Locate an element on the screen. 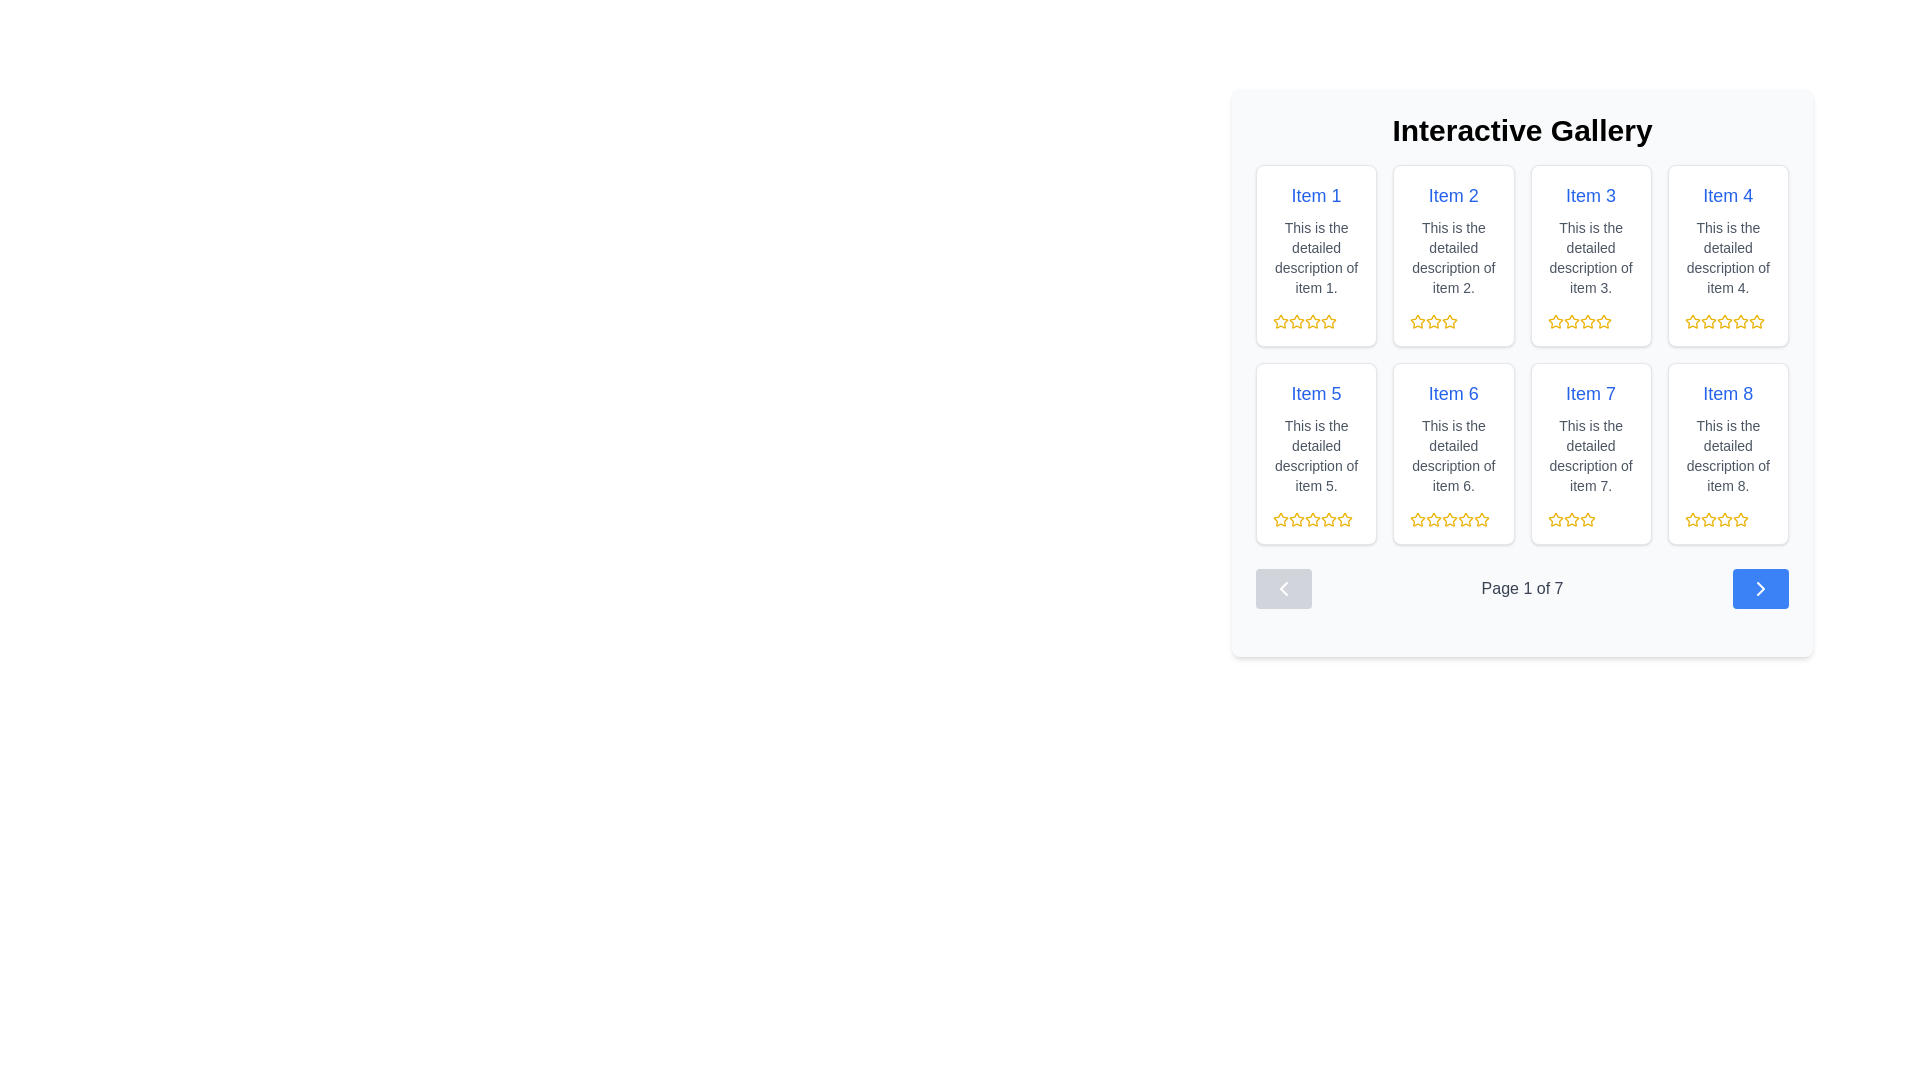  the third star icon in the rating system under the card titled 'Item 2' is located at coordinates (1453, 320).